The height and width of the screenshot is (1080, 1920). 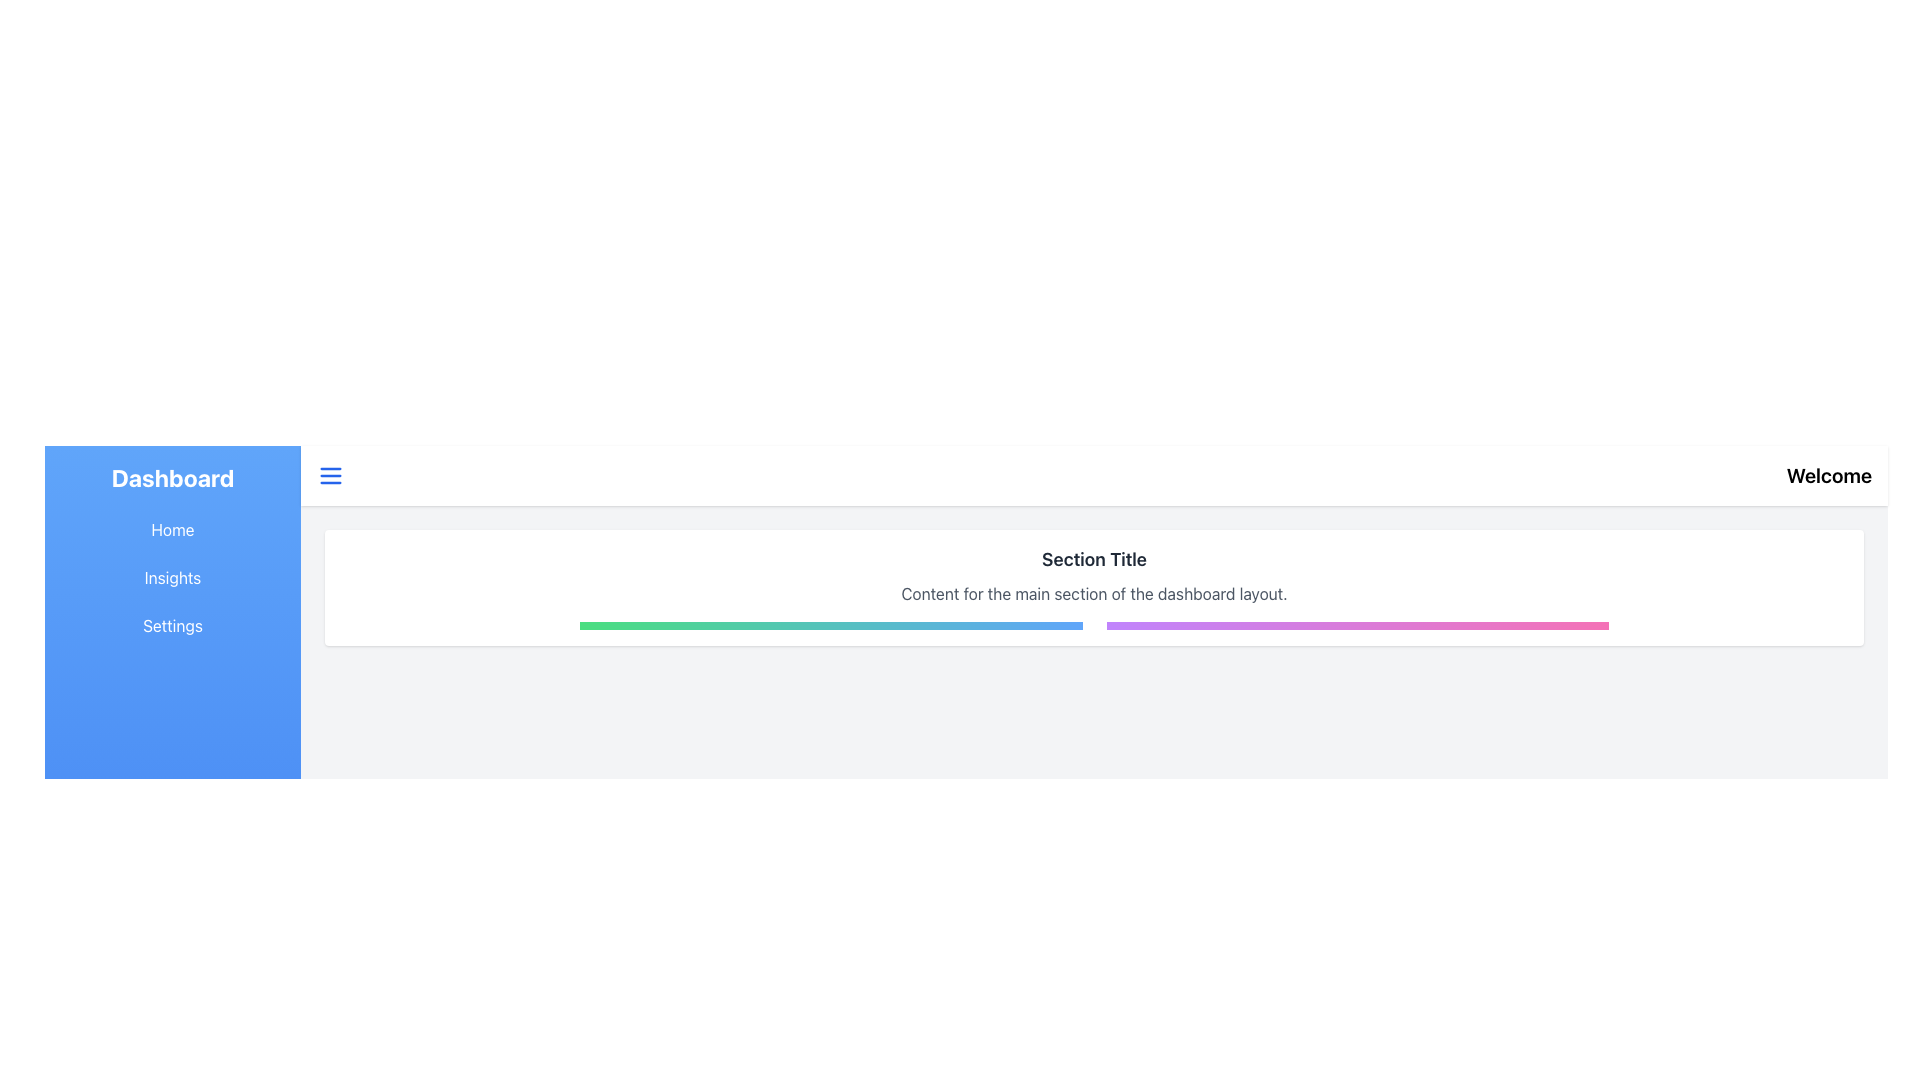 What do you see at coordinates (1093, 624) in the screenshot?
I see `the Decorative progress or status bar located below the 'Section Title' and its subtitle, characterized by two adjacent rectangular segments with gradient fills, transitioning from green to blue on the left and purple to pink on the right` at bounding box center [1093, 624].